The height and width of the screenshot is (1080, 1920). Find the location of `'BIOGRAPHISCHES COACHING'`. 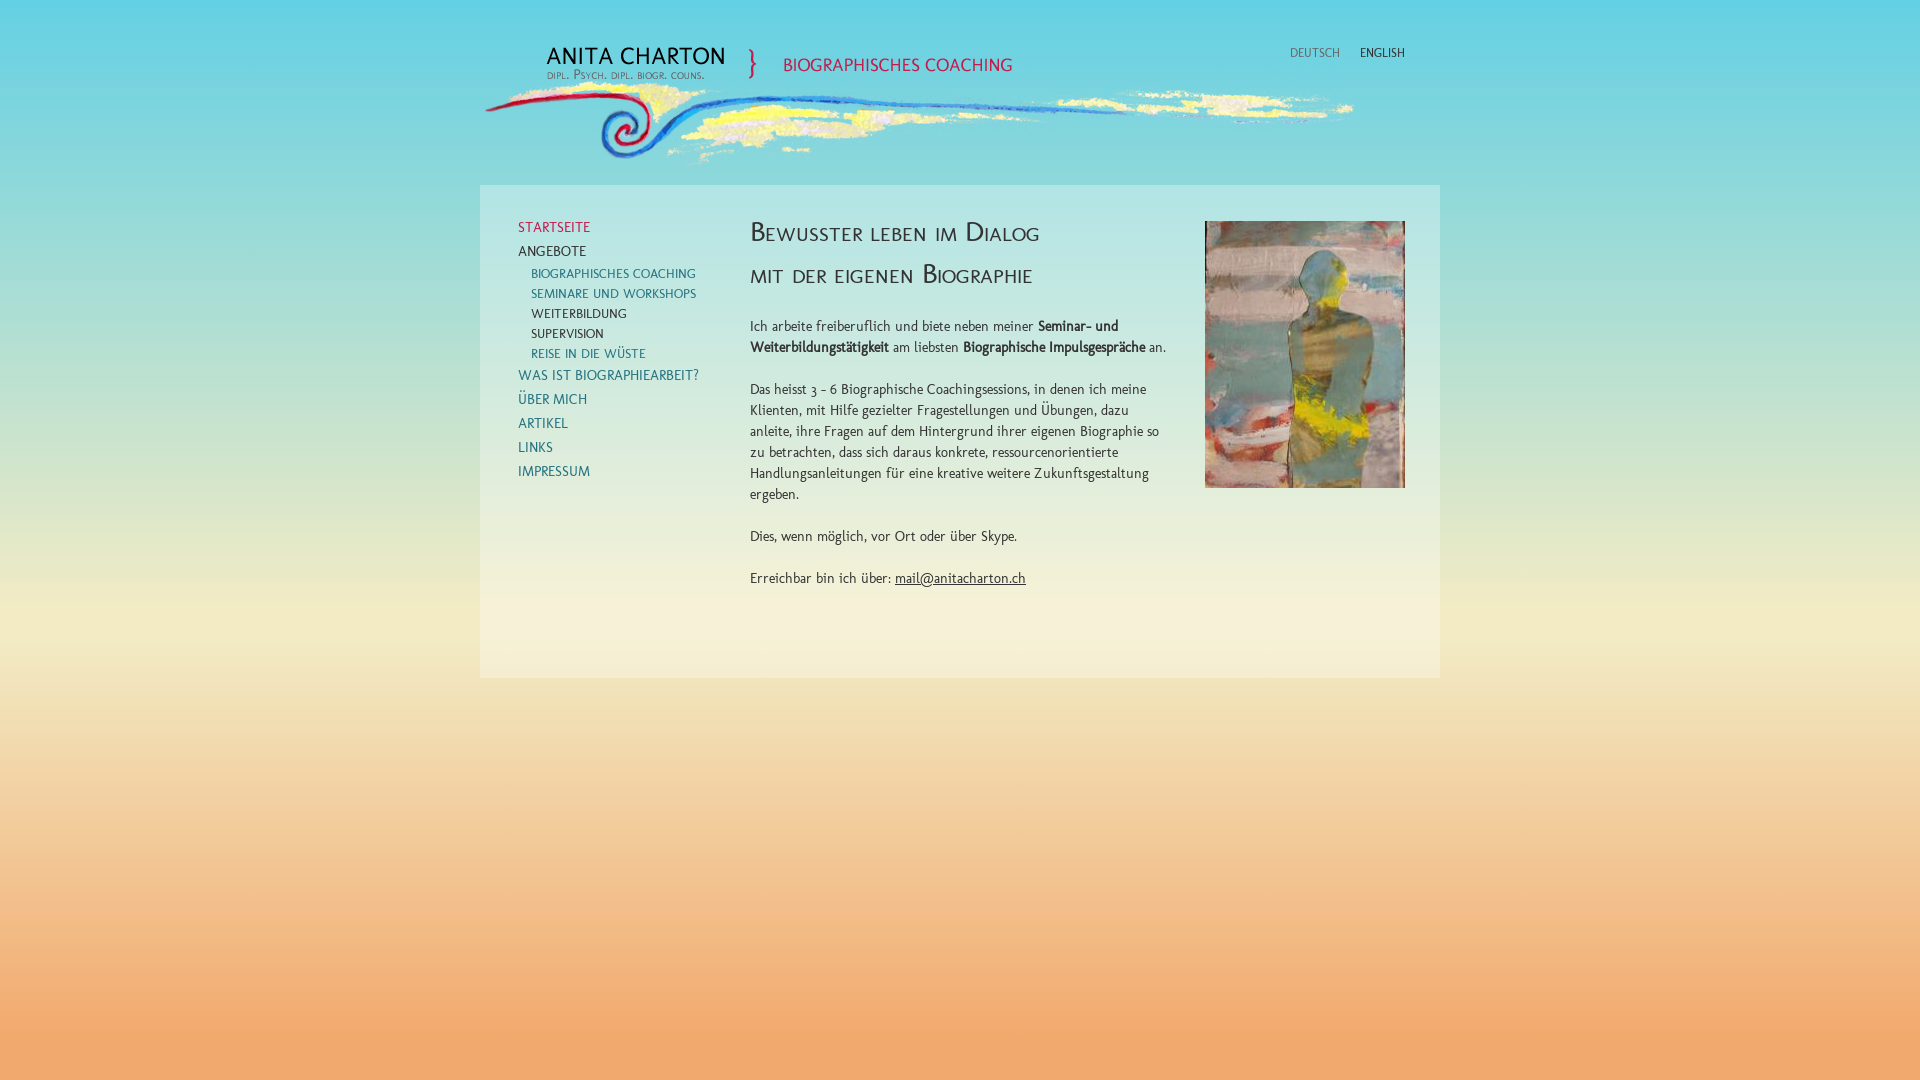

'BIOGRAPHISCHES COACHING' is located at coordinates (612, 273).